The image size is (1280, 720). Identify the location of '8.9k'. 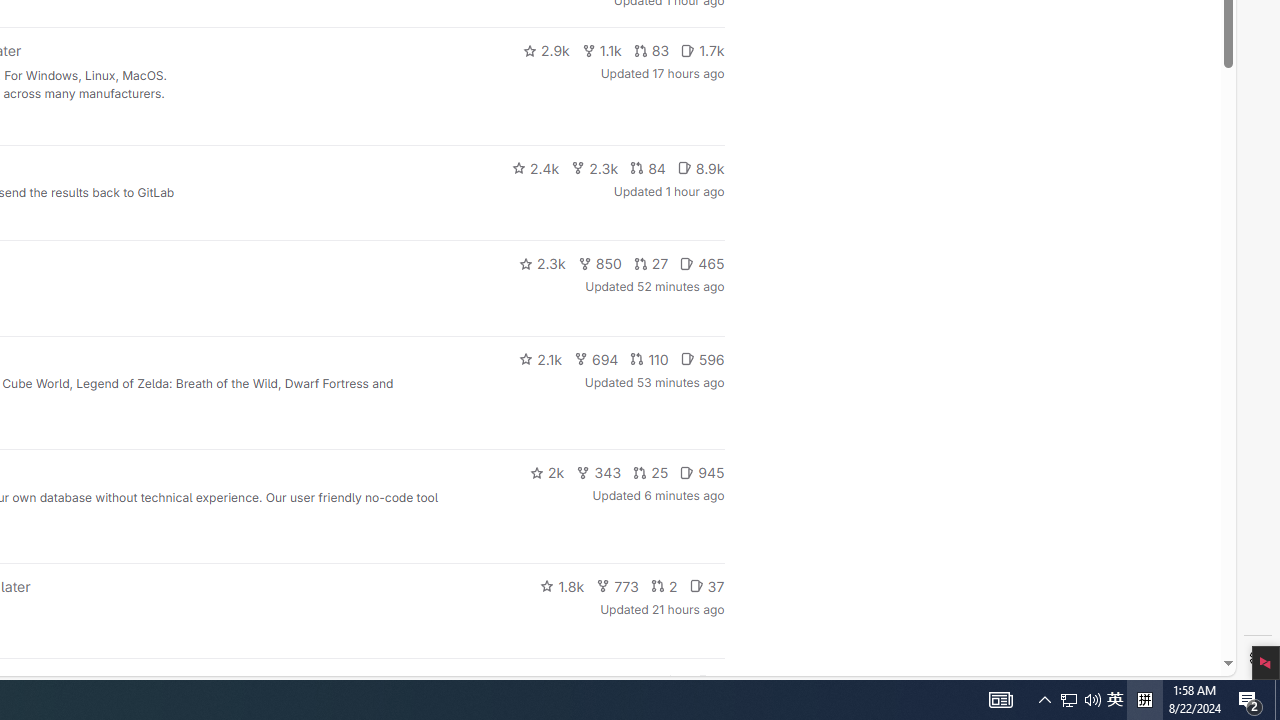
(700, 167).